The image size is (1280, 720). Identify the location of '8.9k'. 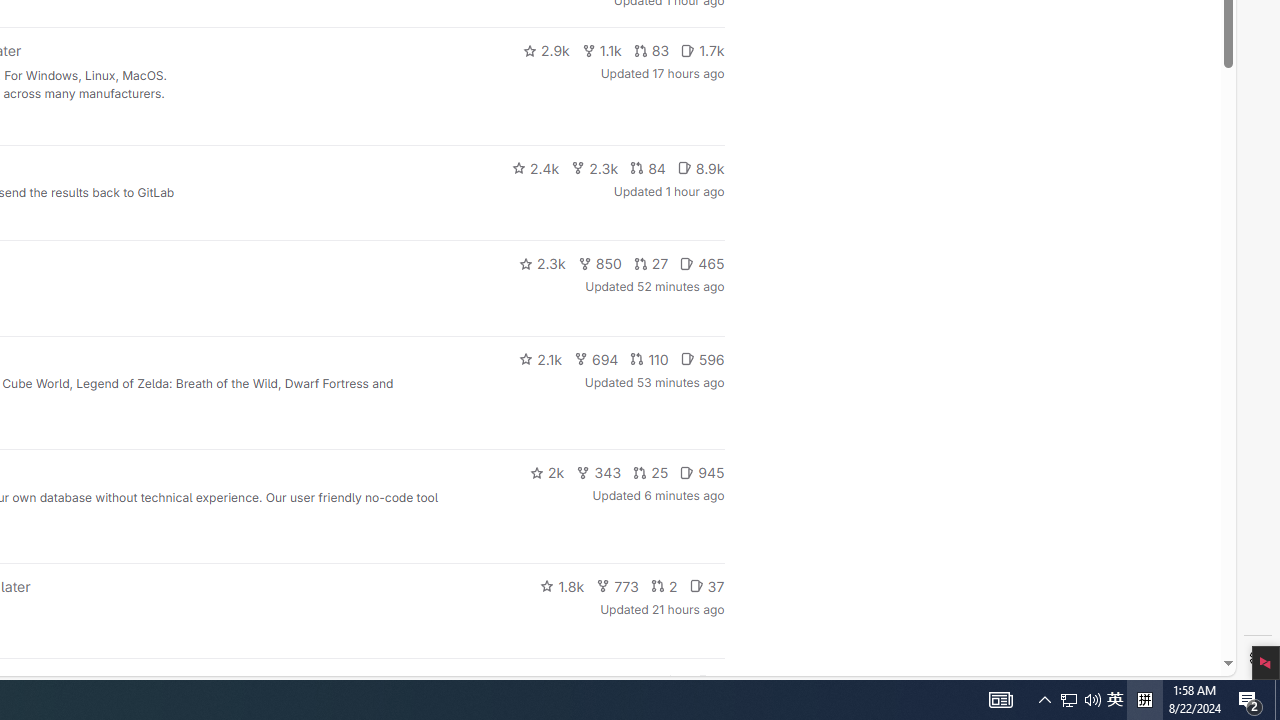
(700, 167).